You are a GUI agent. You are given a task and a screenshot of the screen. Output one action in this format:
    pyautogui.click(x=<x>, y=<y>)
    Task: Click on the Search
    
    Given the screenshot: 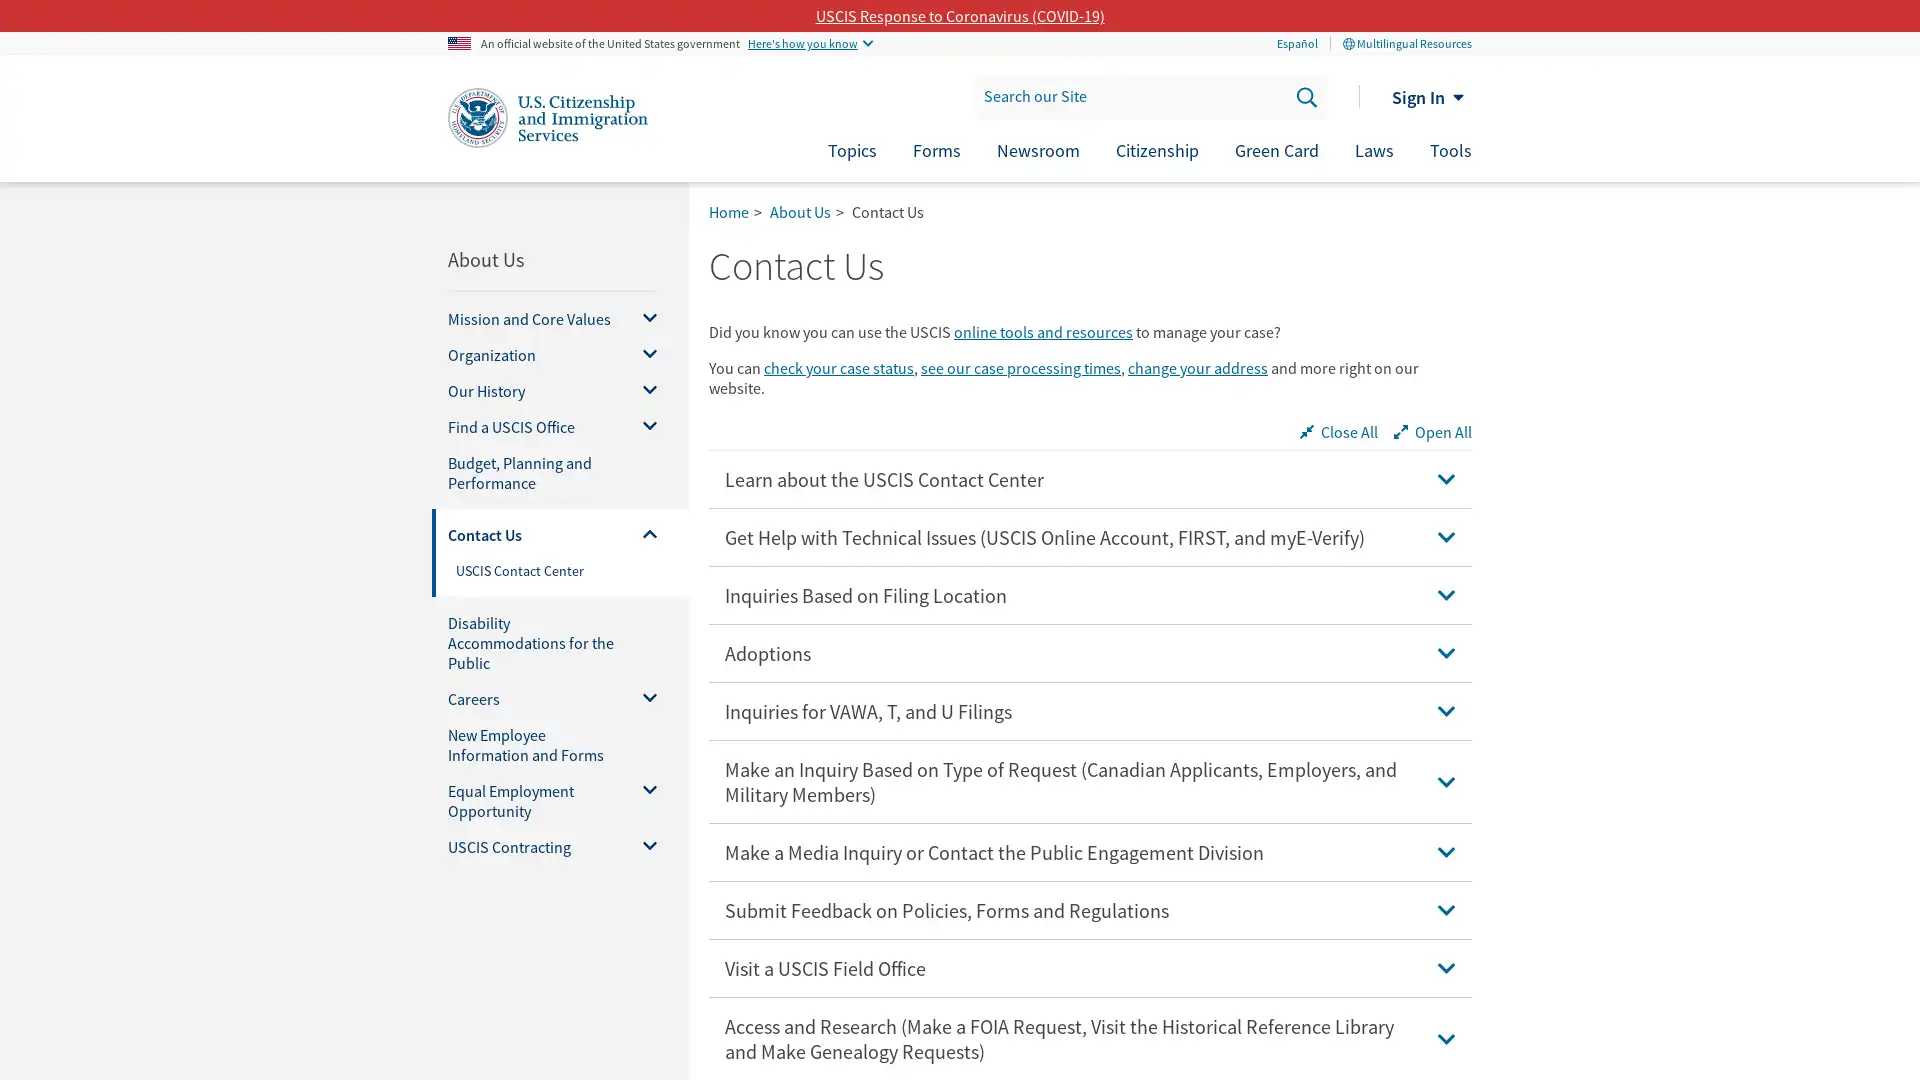 What is the action you would take?
    pyautogui.click(x=1305, y=96)
    